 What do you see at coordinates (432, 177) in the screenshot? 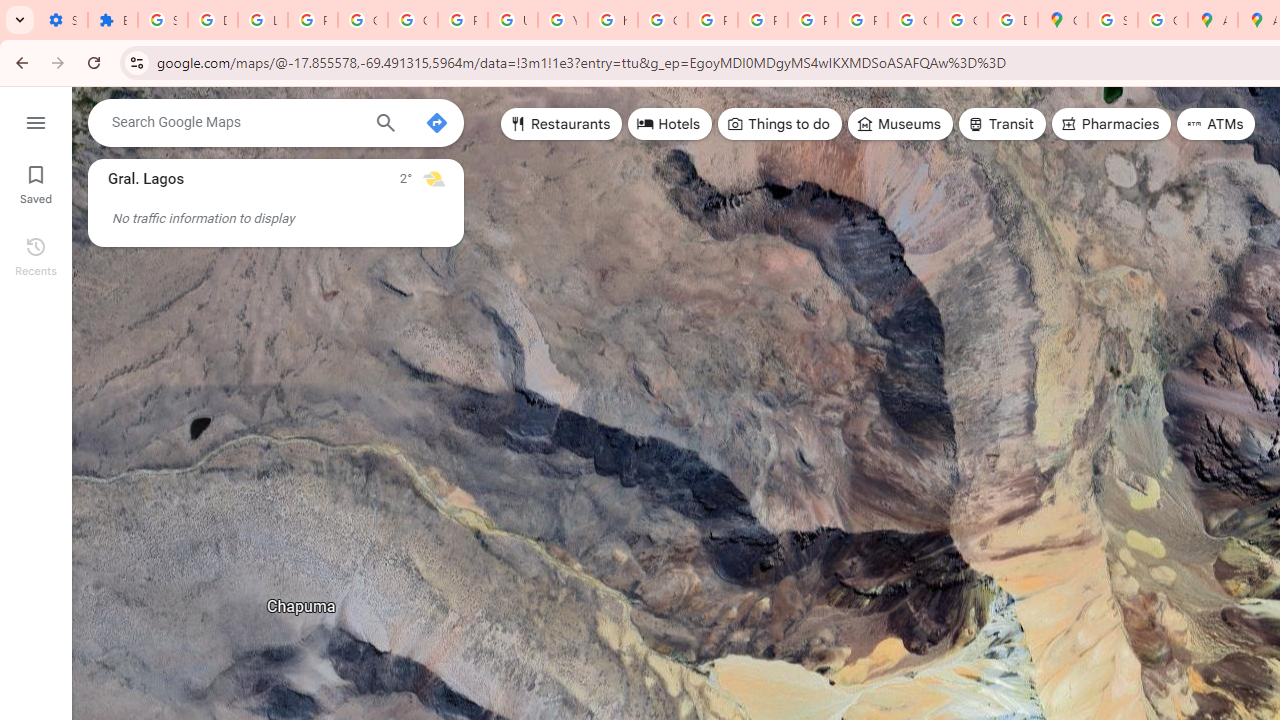
I see `'Mostly cloudy'` at bounding box center [432, 177].